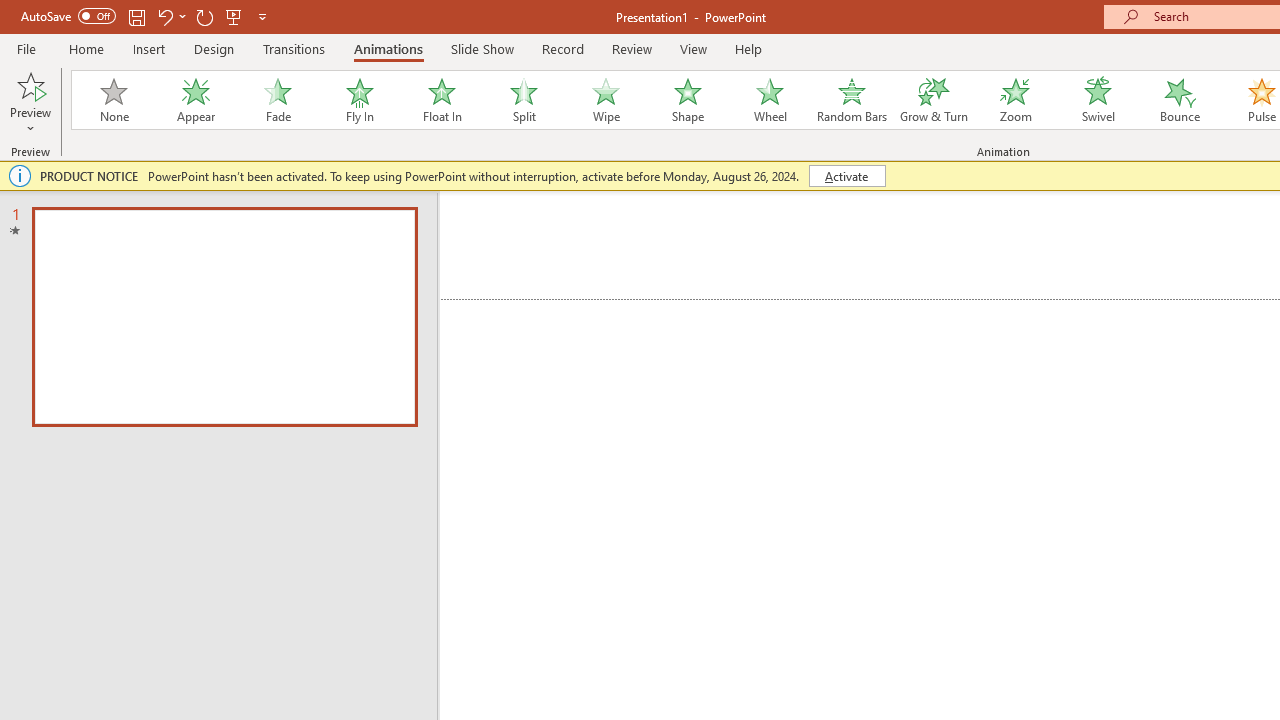 The image size is (1280, 720). Describe the element at coordinates (195, 100) in the screenshot. I see `'Appear'` at that location.